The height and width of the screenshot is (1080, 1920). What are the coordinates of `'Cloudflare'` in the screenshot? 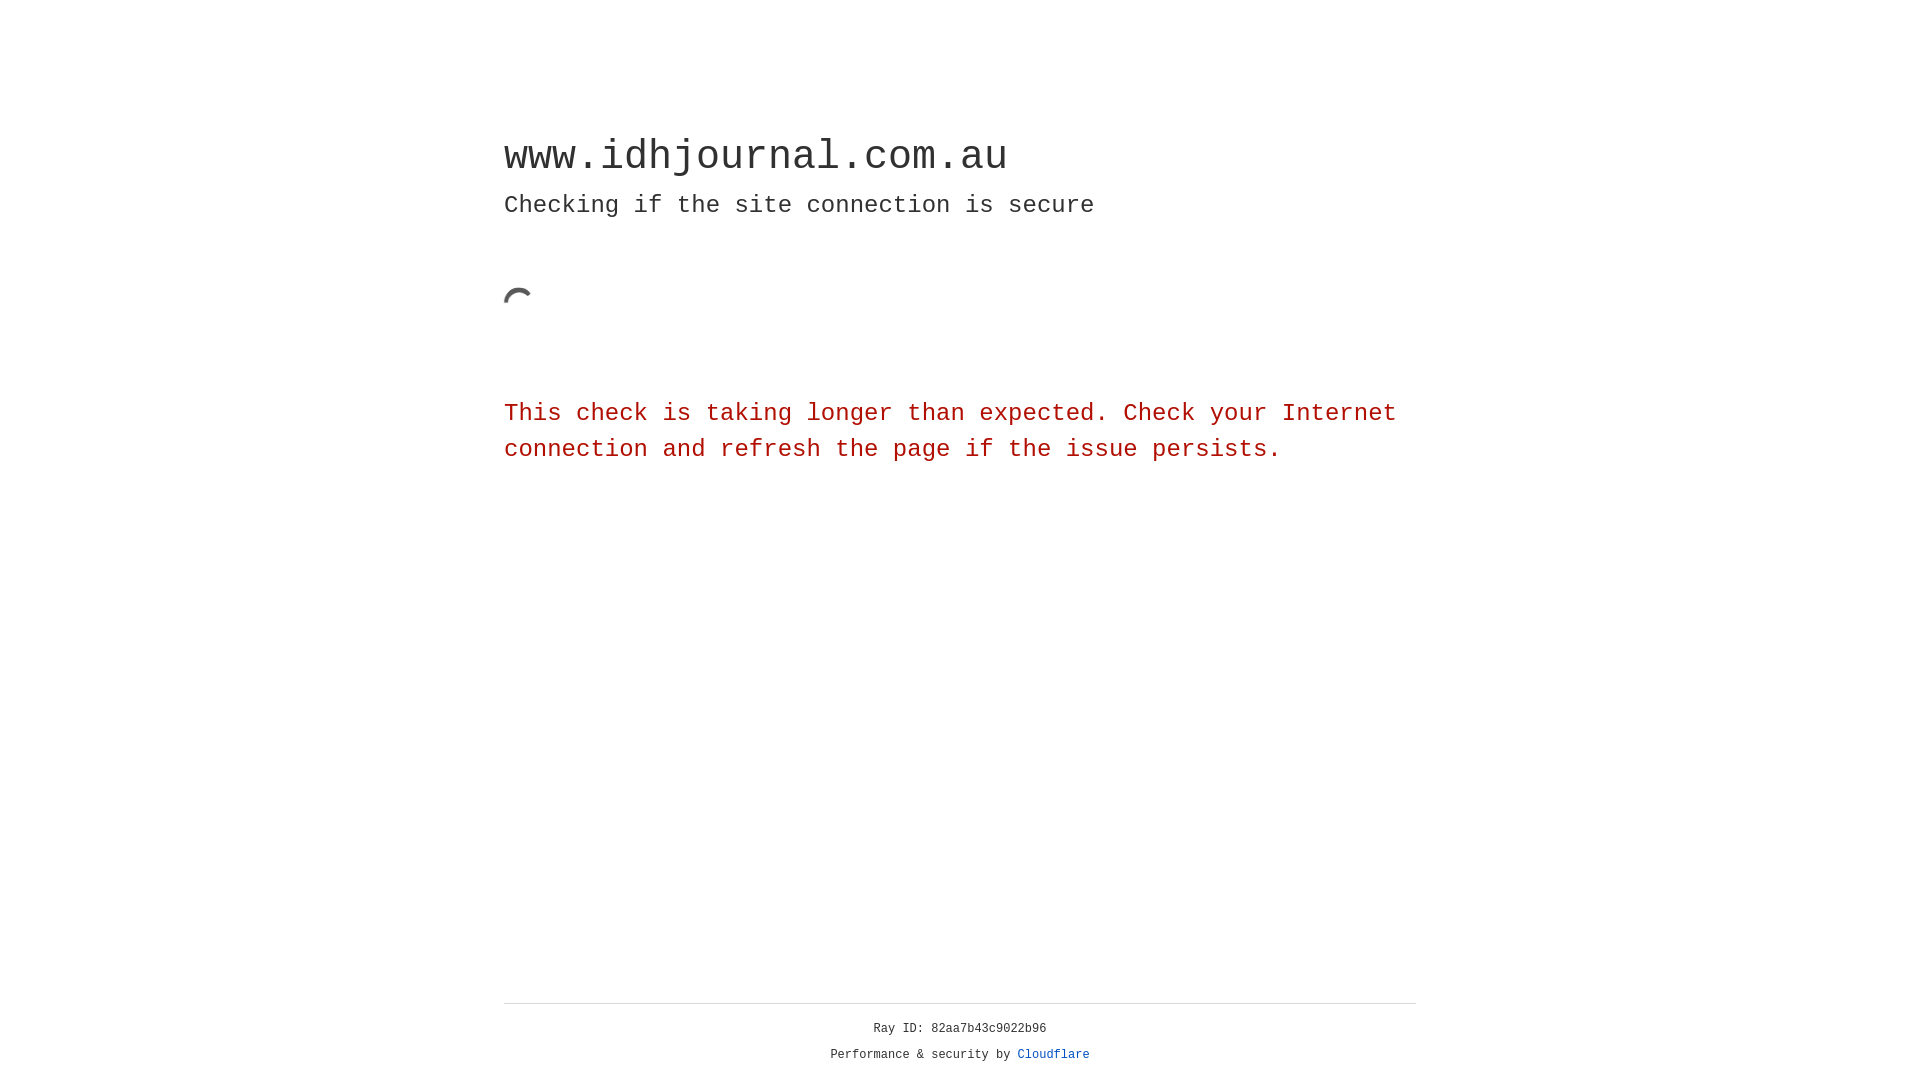 It's located at (1017, 1054).